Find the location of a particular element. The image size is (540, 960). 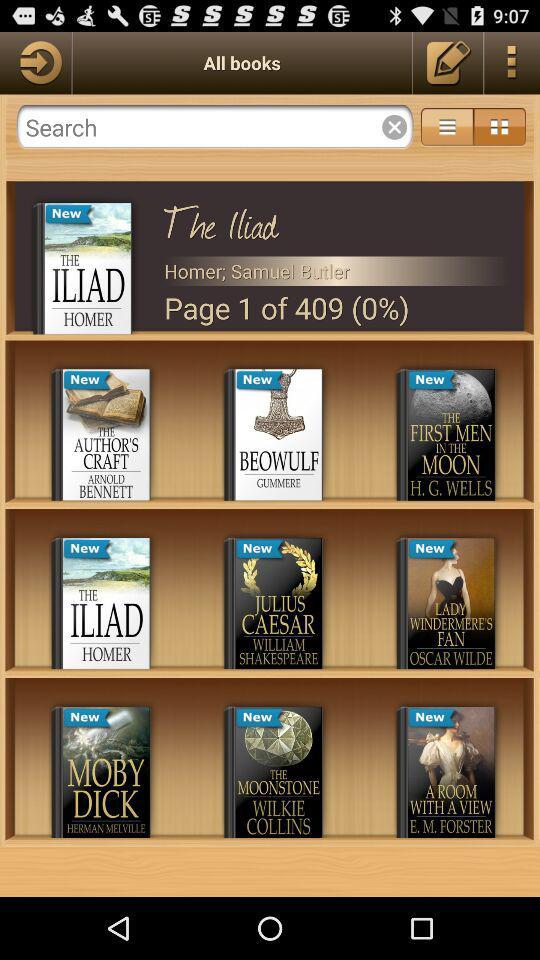

menu settings option is located at coordinates (447, 126).